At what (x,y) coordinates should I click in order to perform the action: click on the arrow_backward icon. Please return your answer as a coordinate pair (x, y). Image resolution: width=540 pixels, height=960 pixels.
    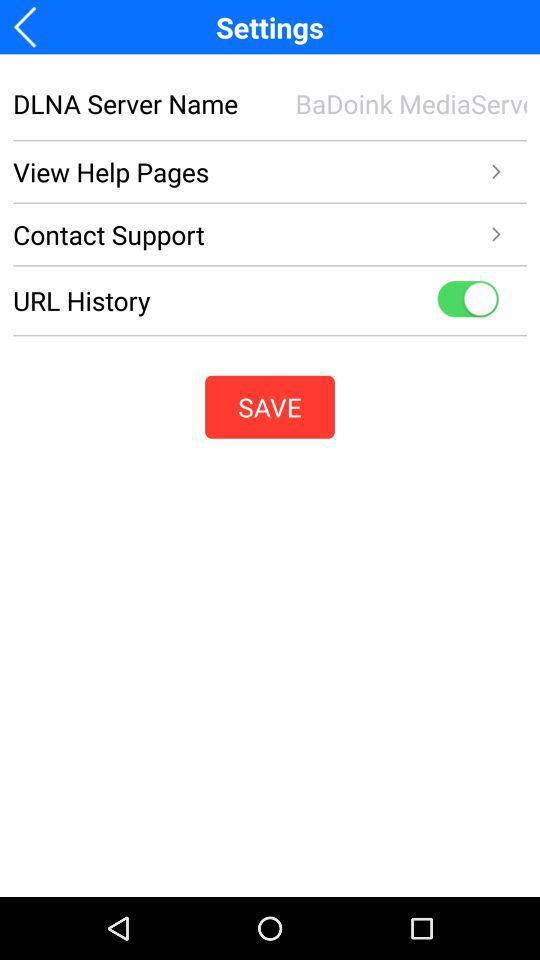
    Looking at the image, I should click on (30, 28).